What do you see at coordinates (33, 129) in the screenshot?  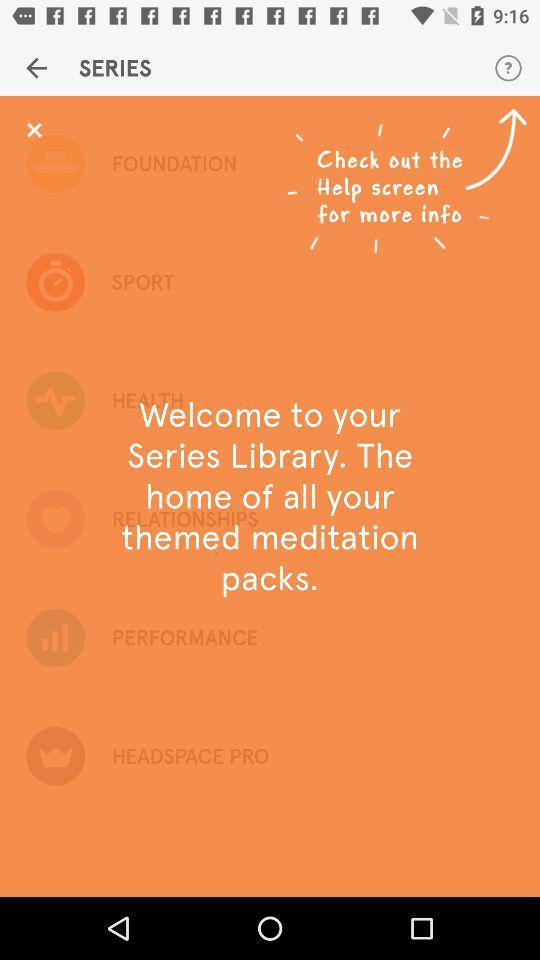 I see `close` at bounding box center [33, 129].